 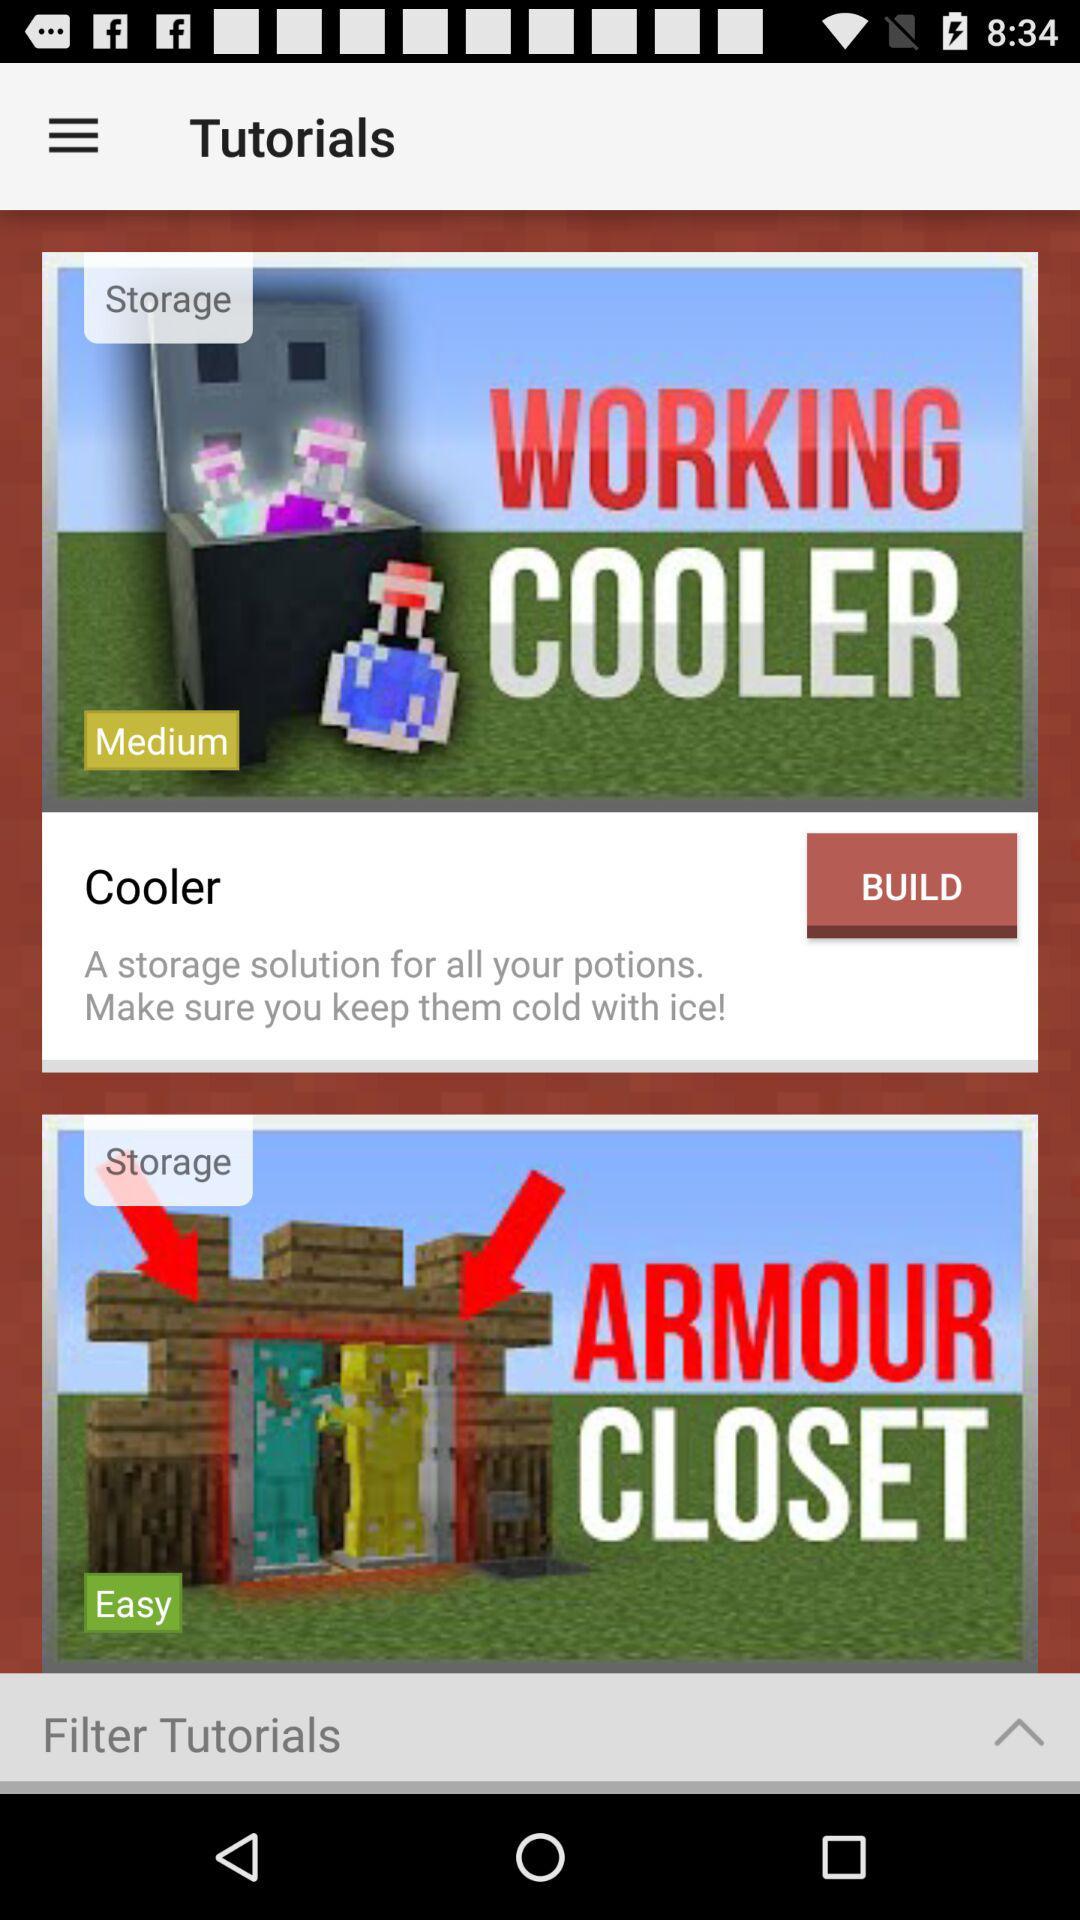 I want to click on icon below the cooler item, so click(x=434, y=984).